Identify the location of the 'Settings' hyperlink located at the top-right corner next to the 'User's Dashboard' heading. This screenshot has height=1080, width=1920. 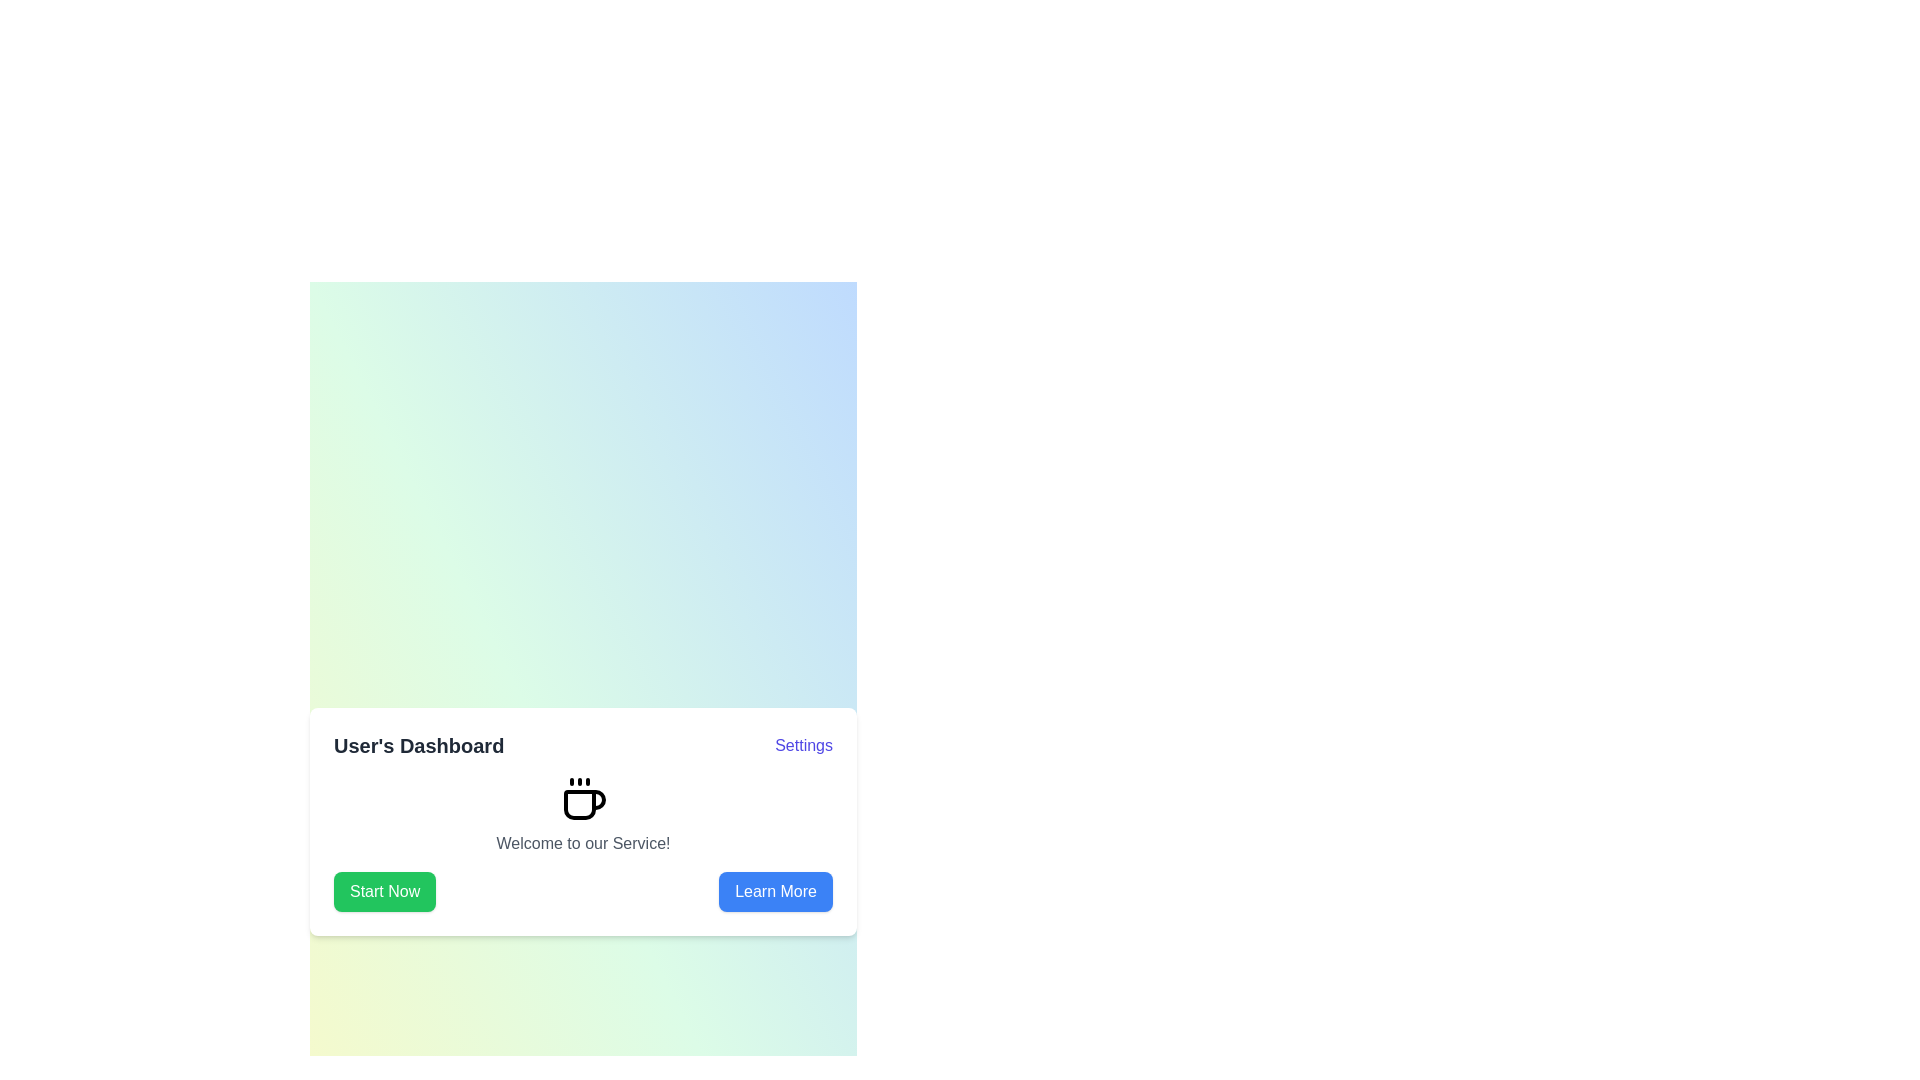
(804, 745).